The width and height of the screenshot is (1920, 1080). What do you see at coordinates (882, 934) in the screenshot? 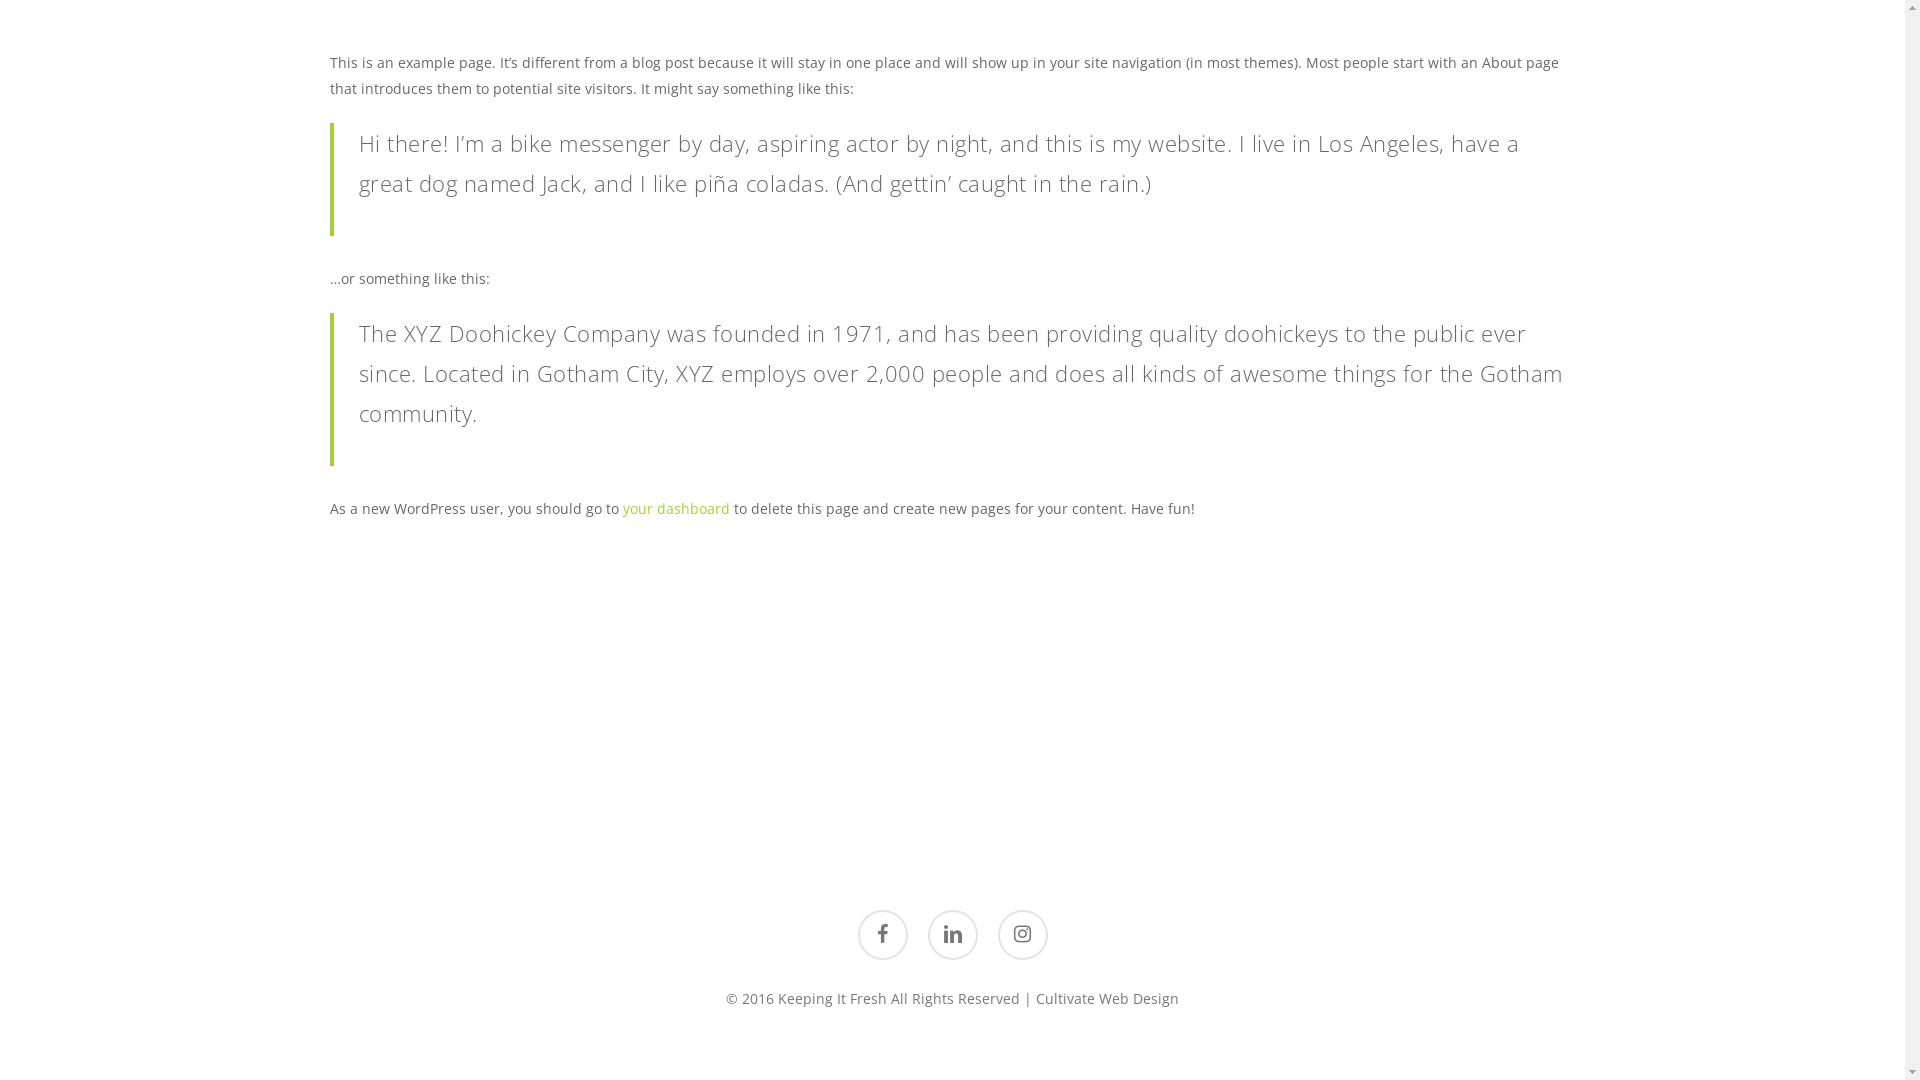
I see `'facebook'` at bounding box center [882, 934].